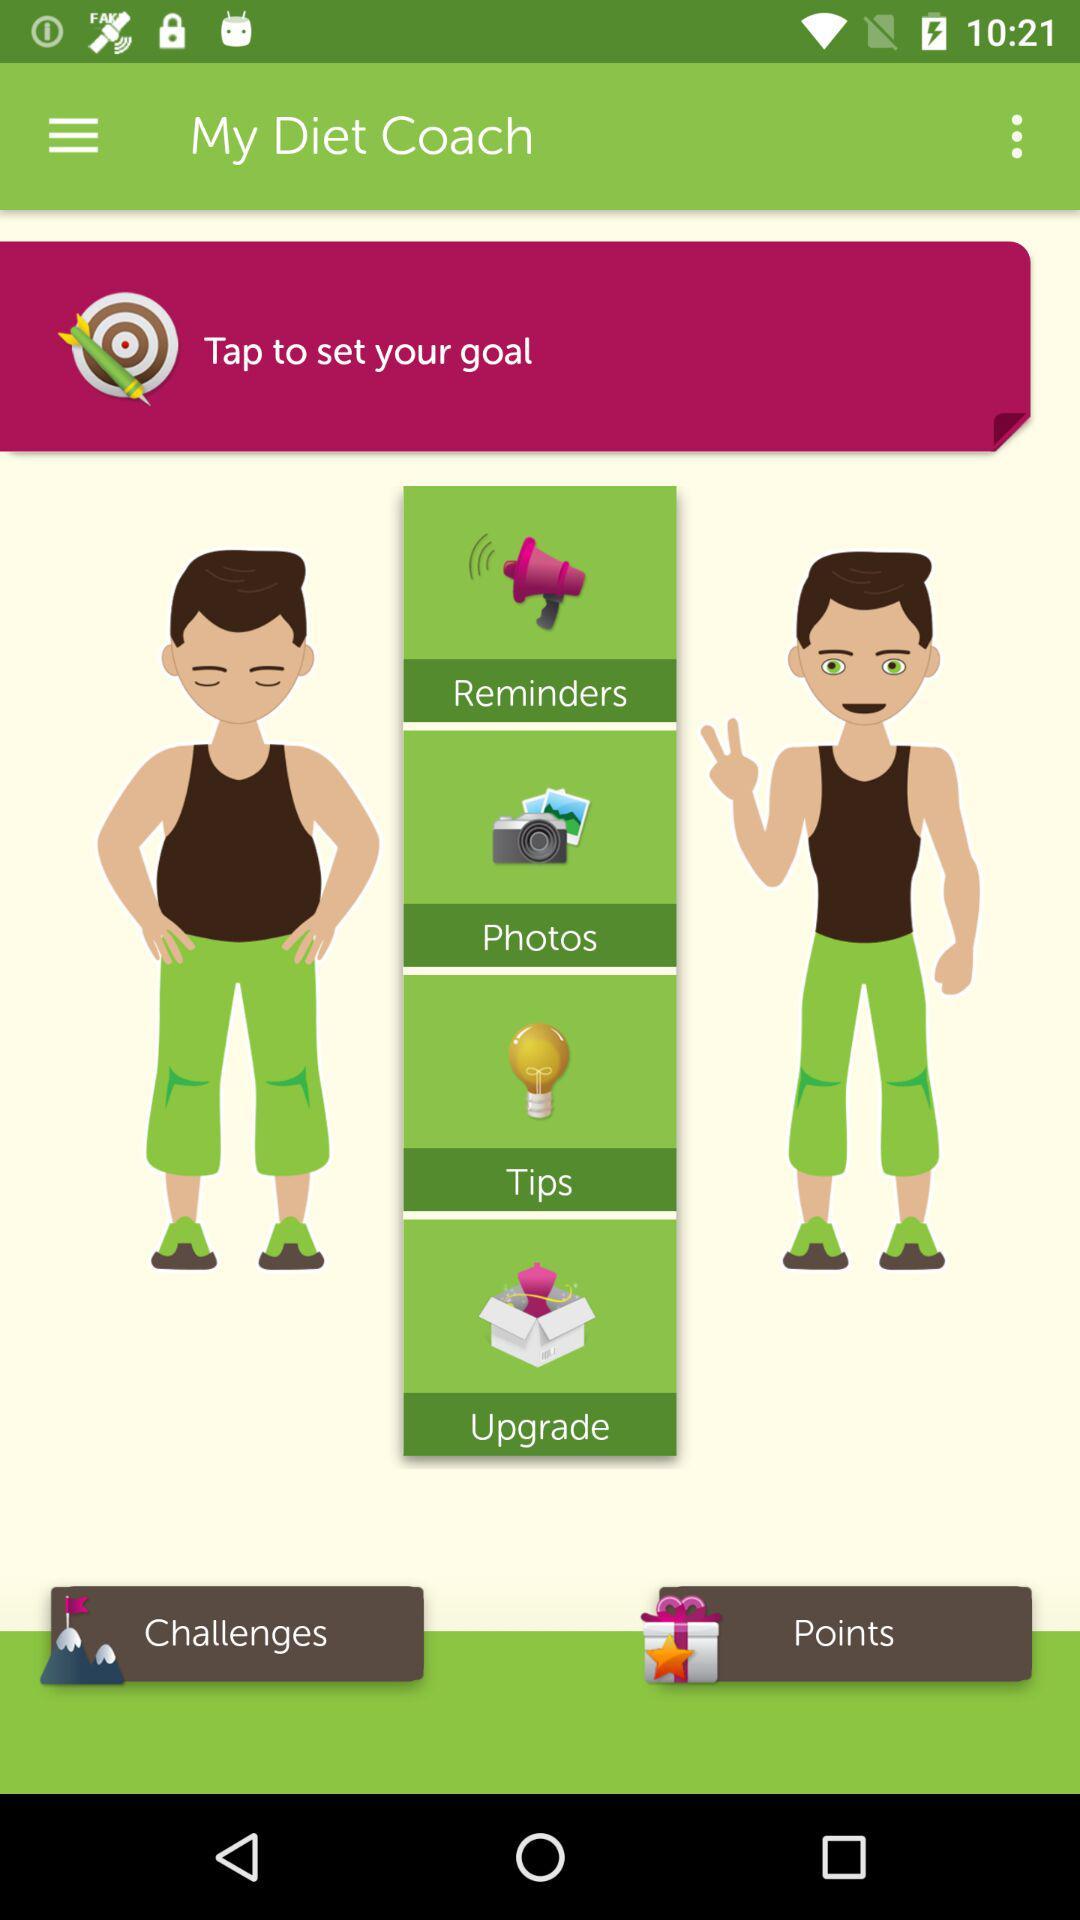 Image resolution: width=1080 pixels, height=1920 pixels. What do you see at coordinates (1017, 135) in the screenshot?
I see `item at the top right corner` at bounding box center [1017, 135].